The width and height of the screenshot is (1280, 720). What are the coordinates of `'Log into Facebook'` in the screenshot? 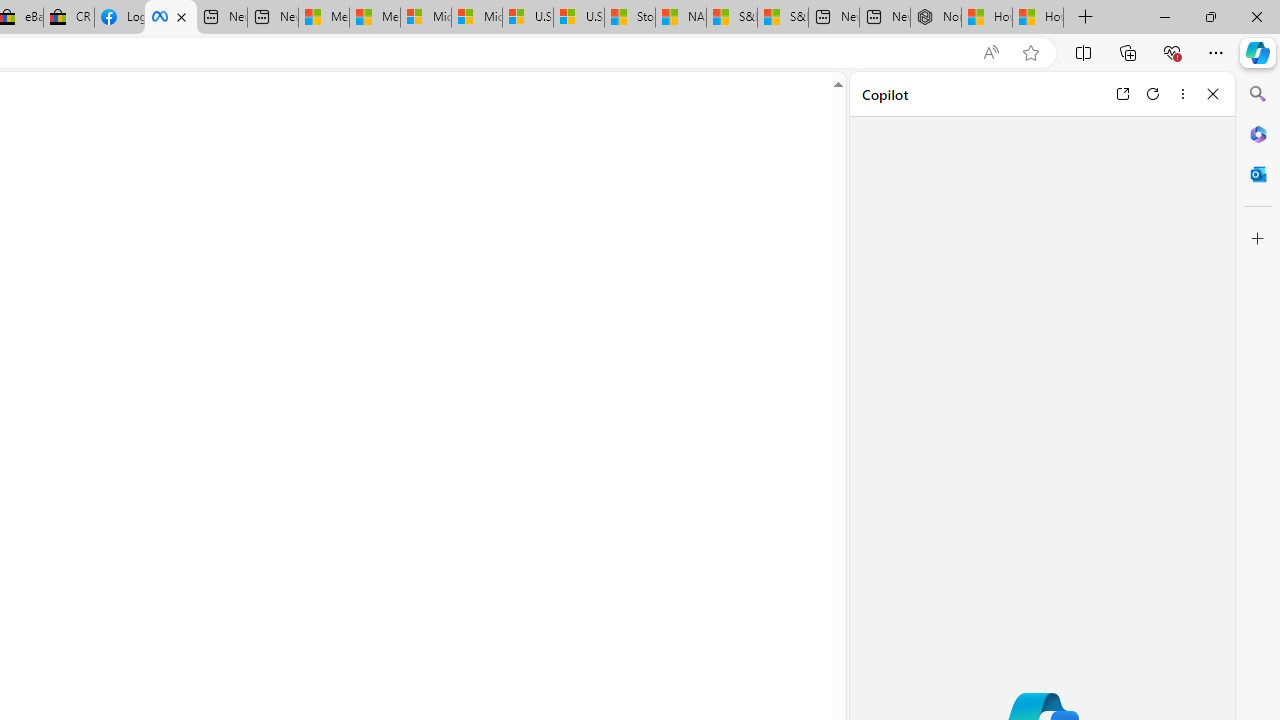 It's located at (118, 17).